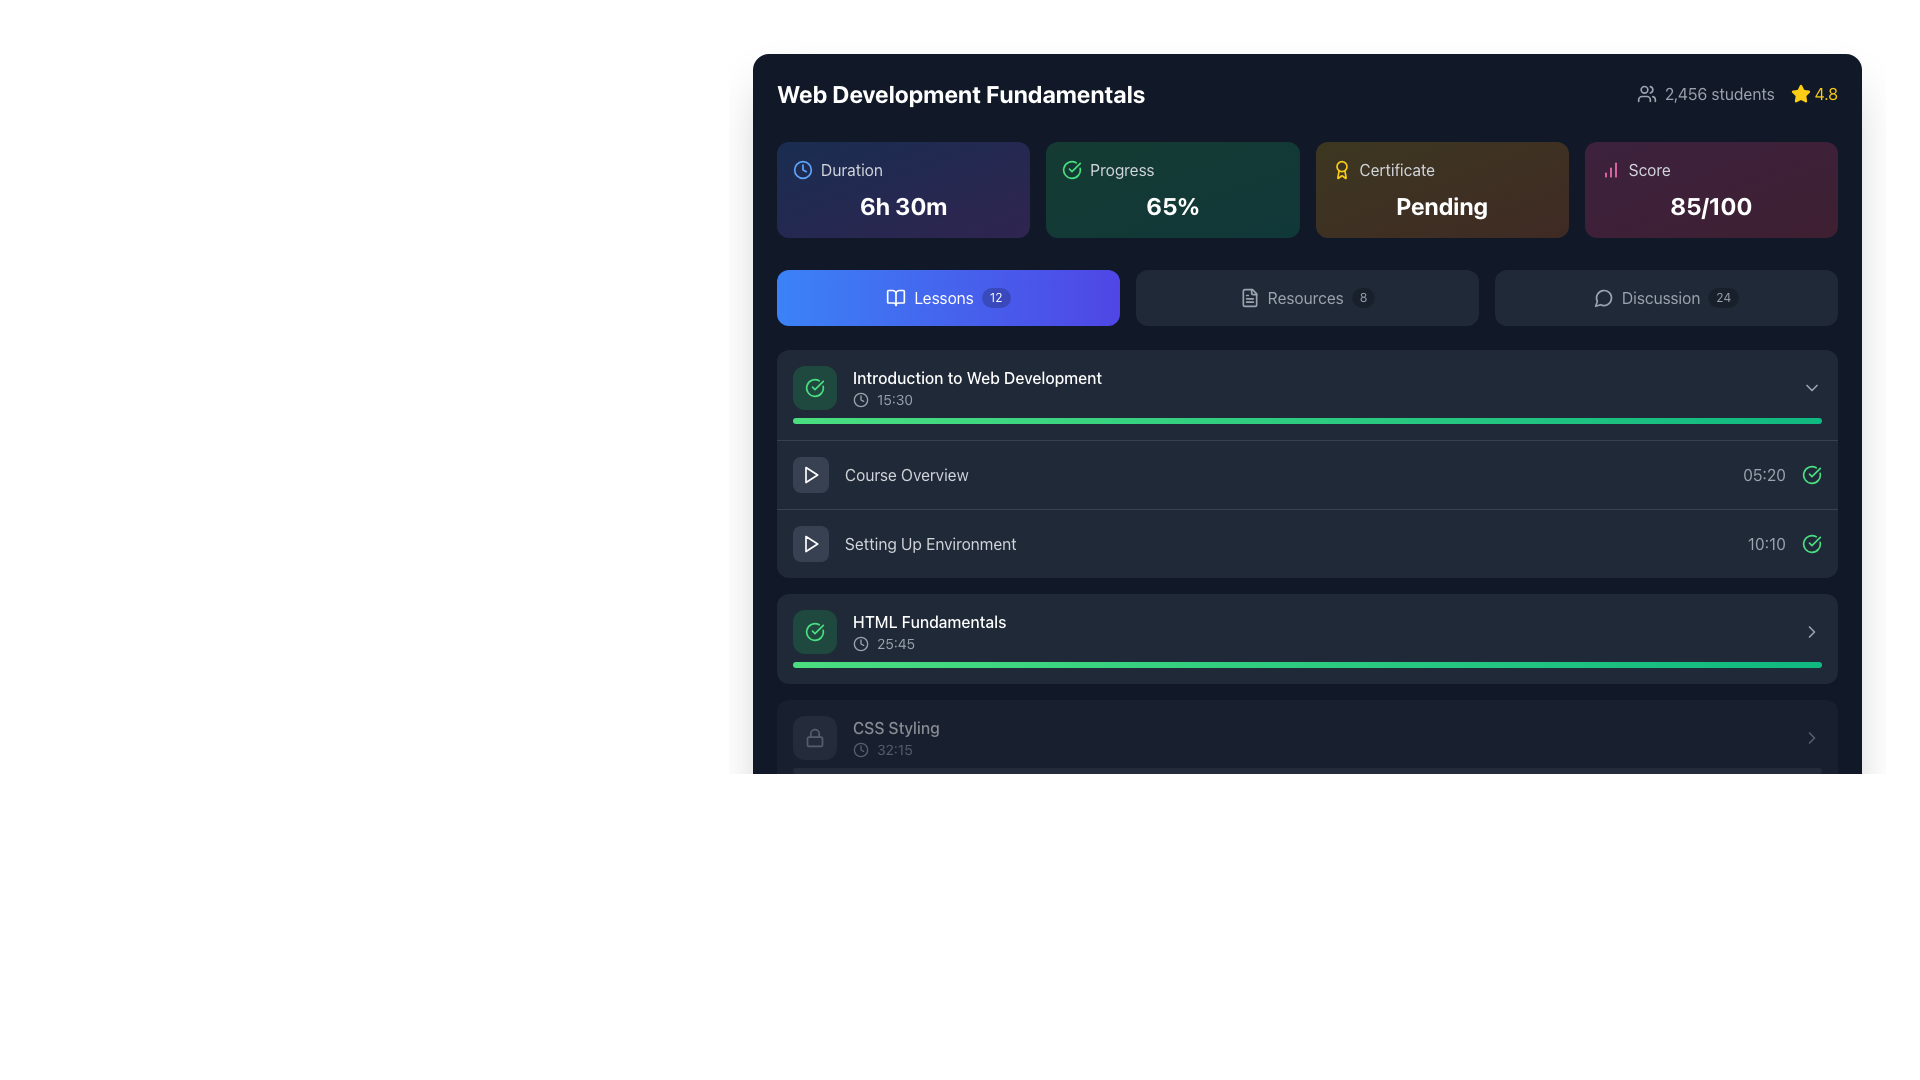 This screenshot has height=1080, width=1920. Describe the element at coordinates (866, 737) in the screenshot. I see `the list item representing the course lesson titled 'CSS Styling' which has a time duration of '32:15' and a lock icon indicating restricted access` at that location.